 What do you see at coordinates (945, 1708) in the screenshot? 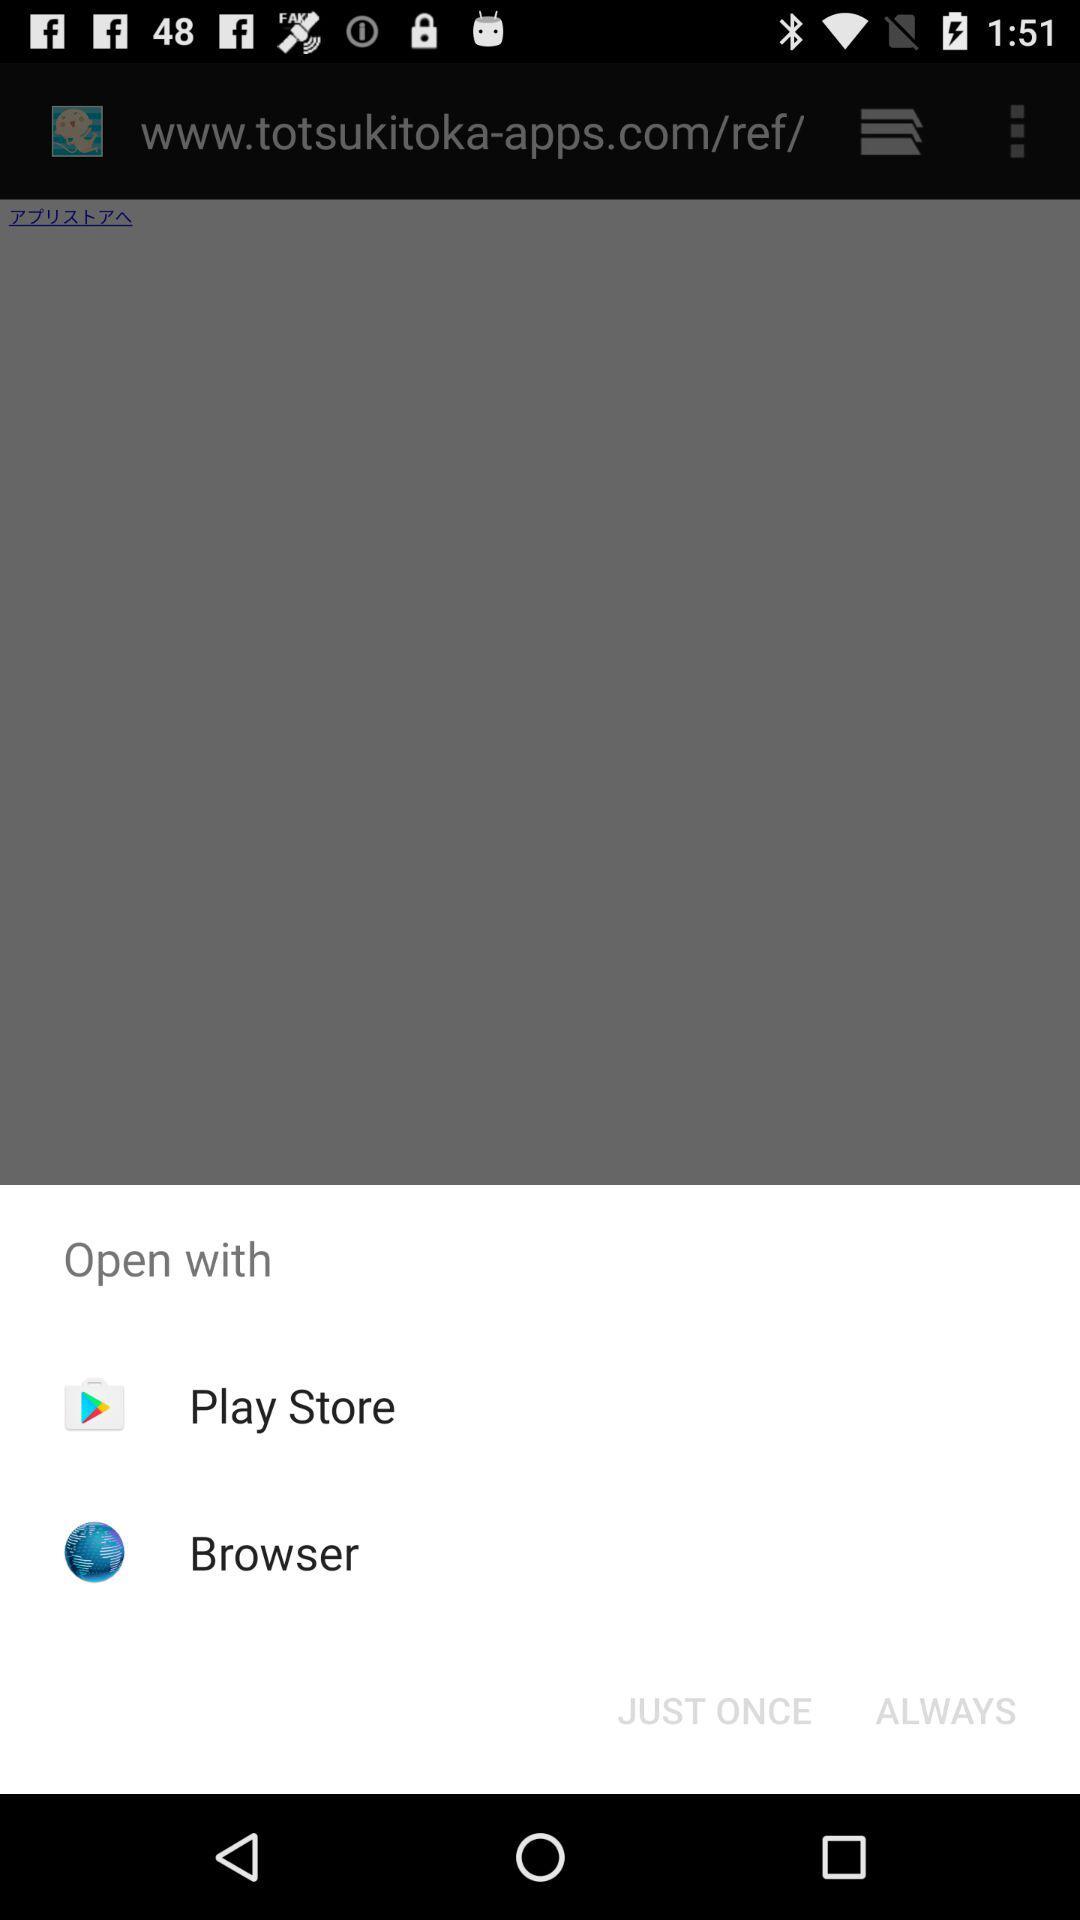
I see `item next to the just once button` at bounding box center [945, 1708].